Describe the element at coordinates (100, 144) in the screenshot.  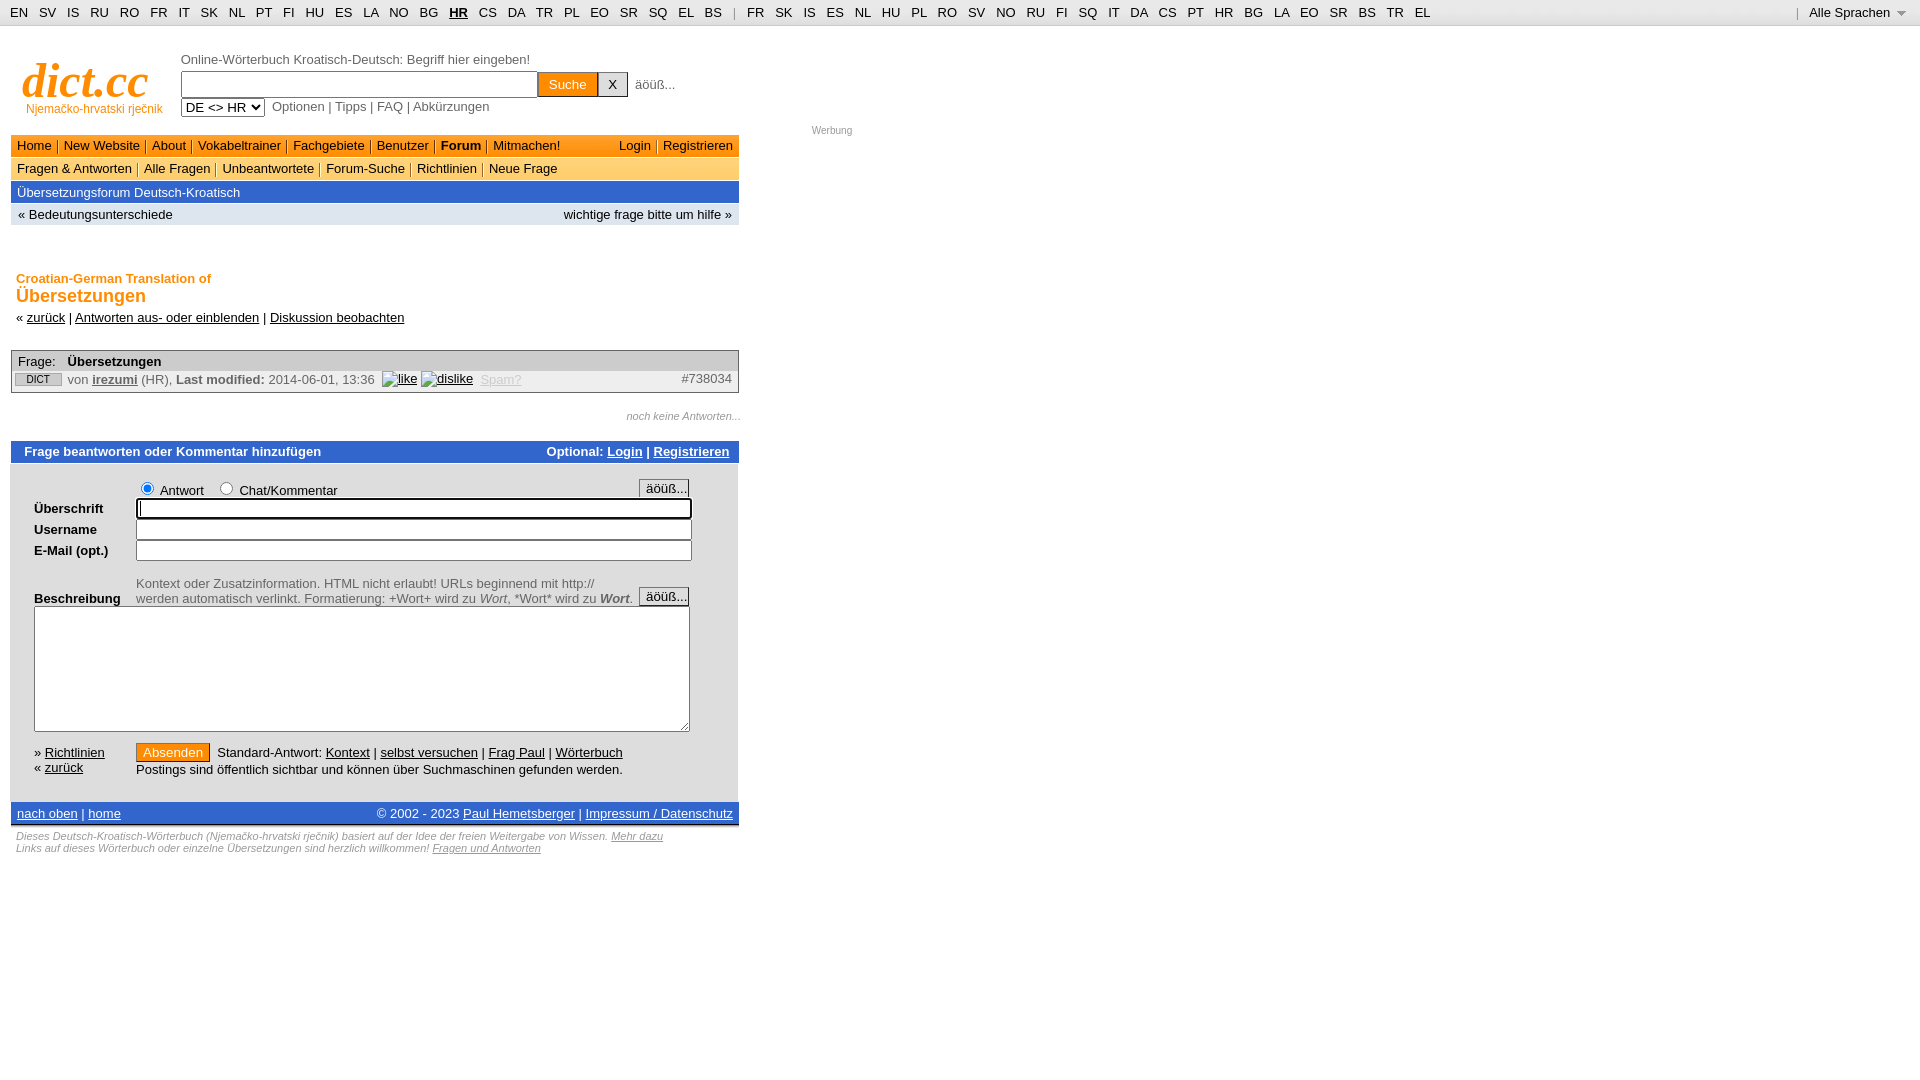
I see `'New Website'` at that location.